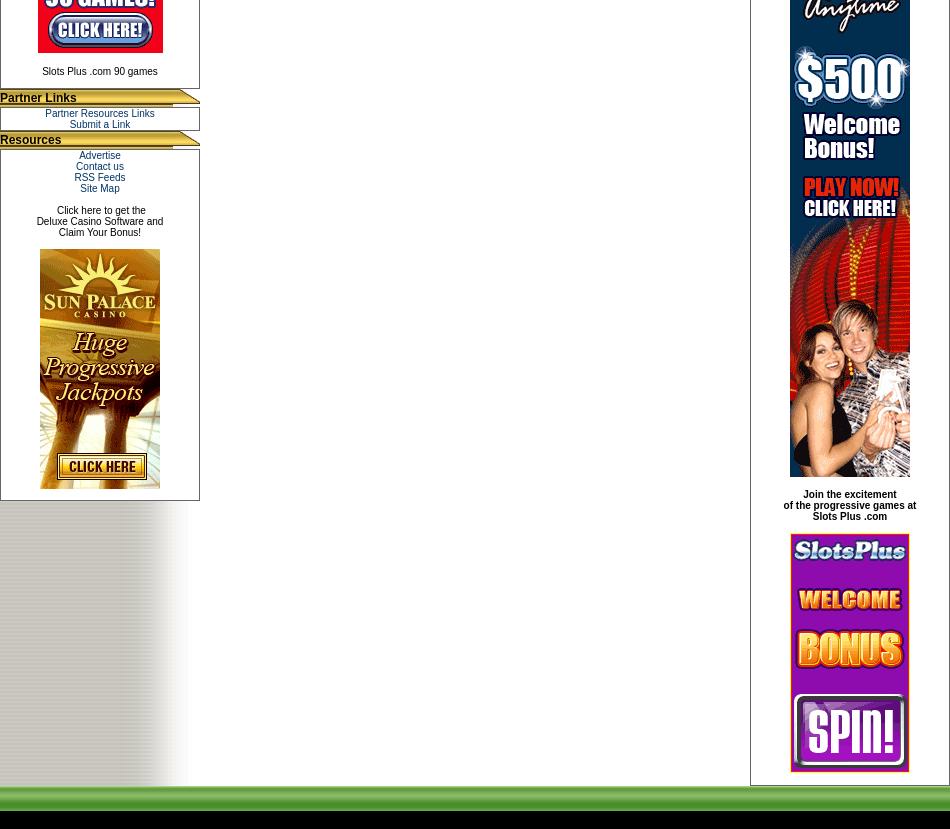 This screenshot has width=950, height=829. What do you see at coordinates (99, 177) in the screenshot?
I see `'RSS Feeds'` at bounding box center [99, 177].